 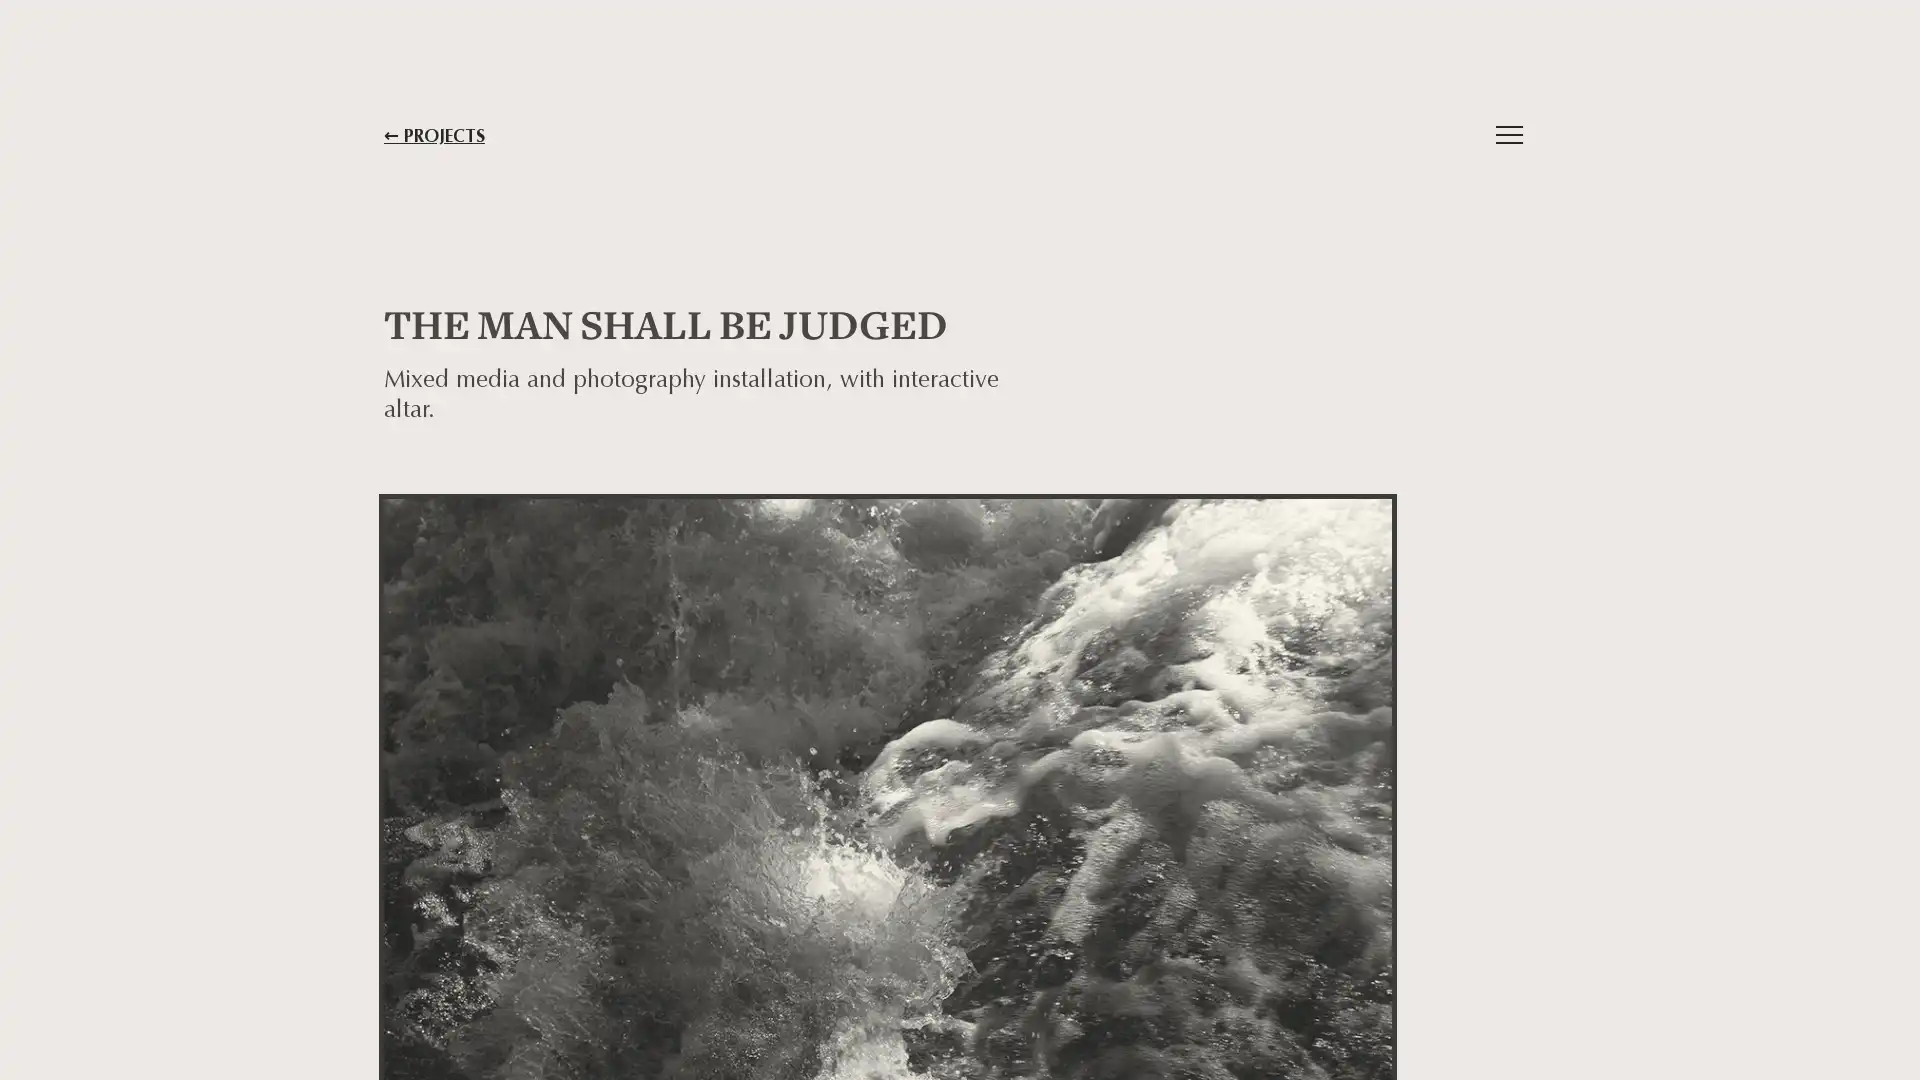 I want to click on Toggle Menu, so click(x=1508, y=135).